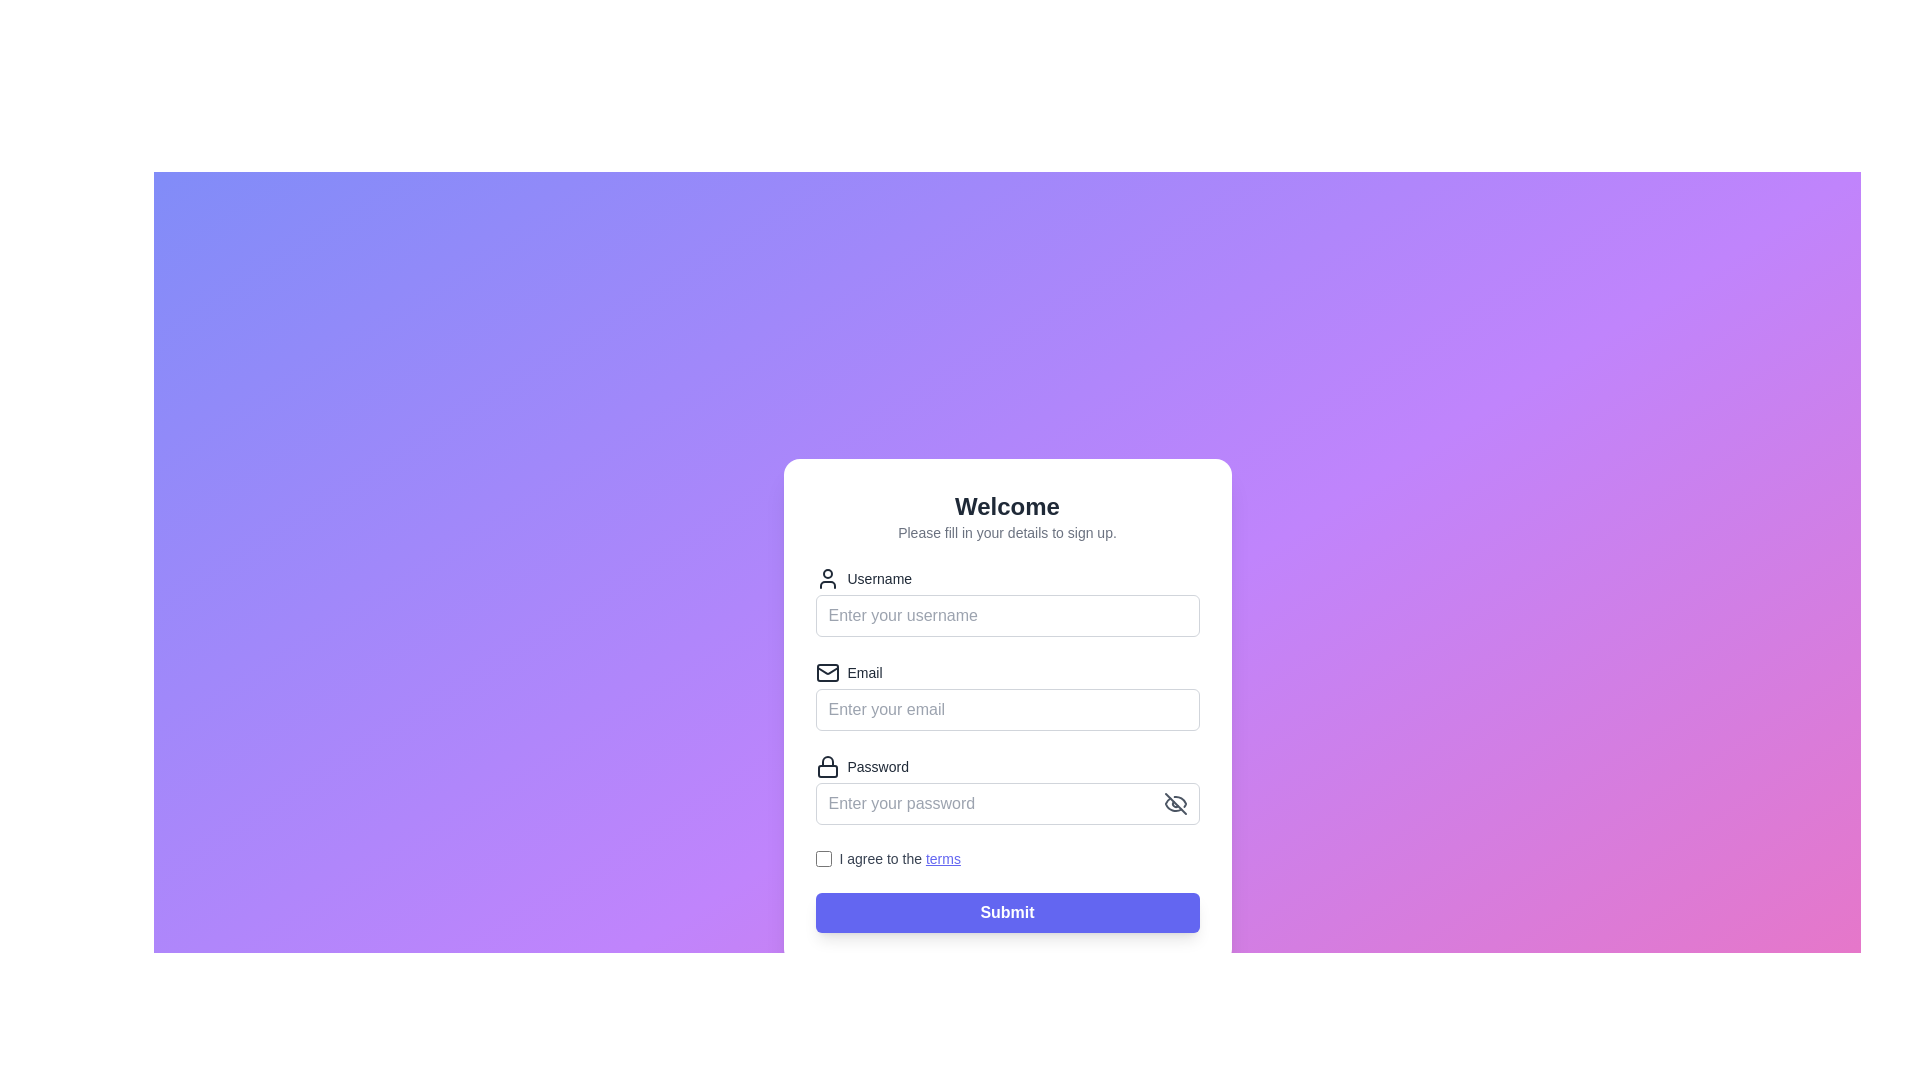 This screenshot has height=1080, width=1920. I want to click on the decorative lock icon element, which is a rectangular shape with rounded corners, located inside the password field to the left of the text input area, so click(827, 770).